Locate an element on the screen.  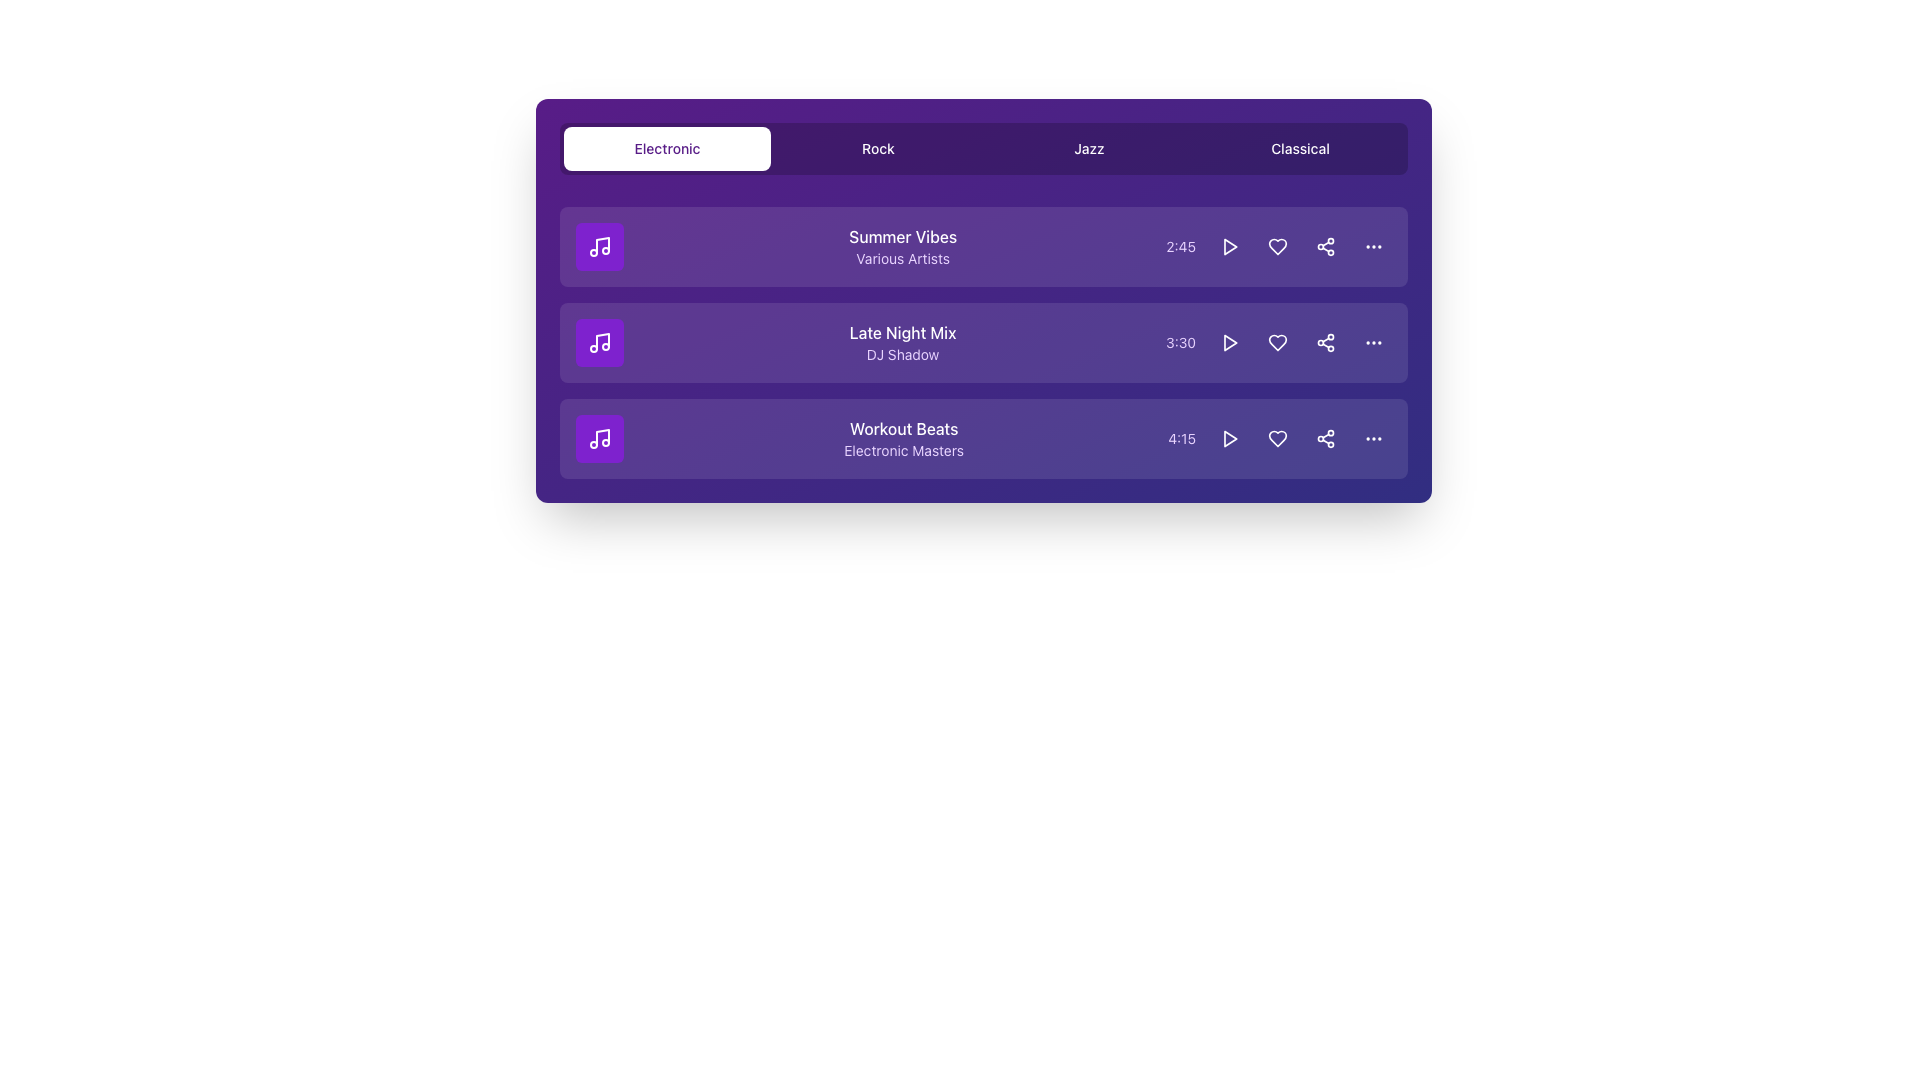
the 'Jazz' navigation button located in the top navigation bar is located at coordinates (1088, 148).